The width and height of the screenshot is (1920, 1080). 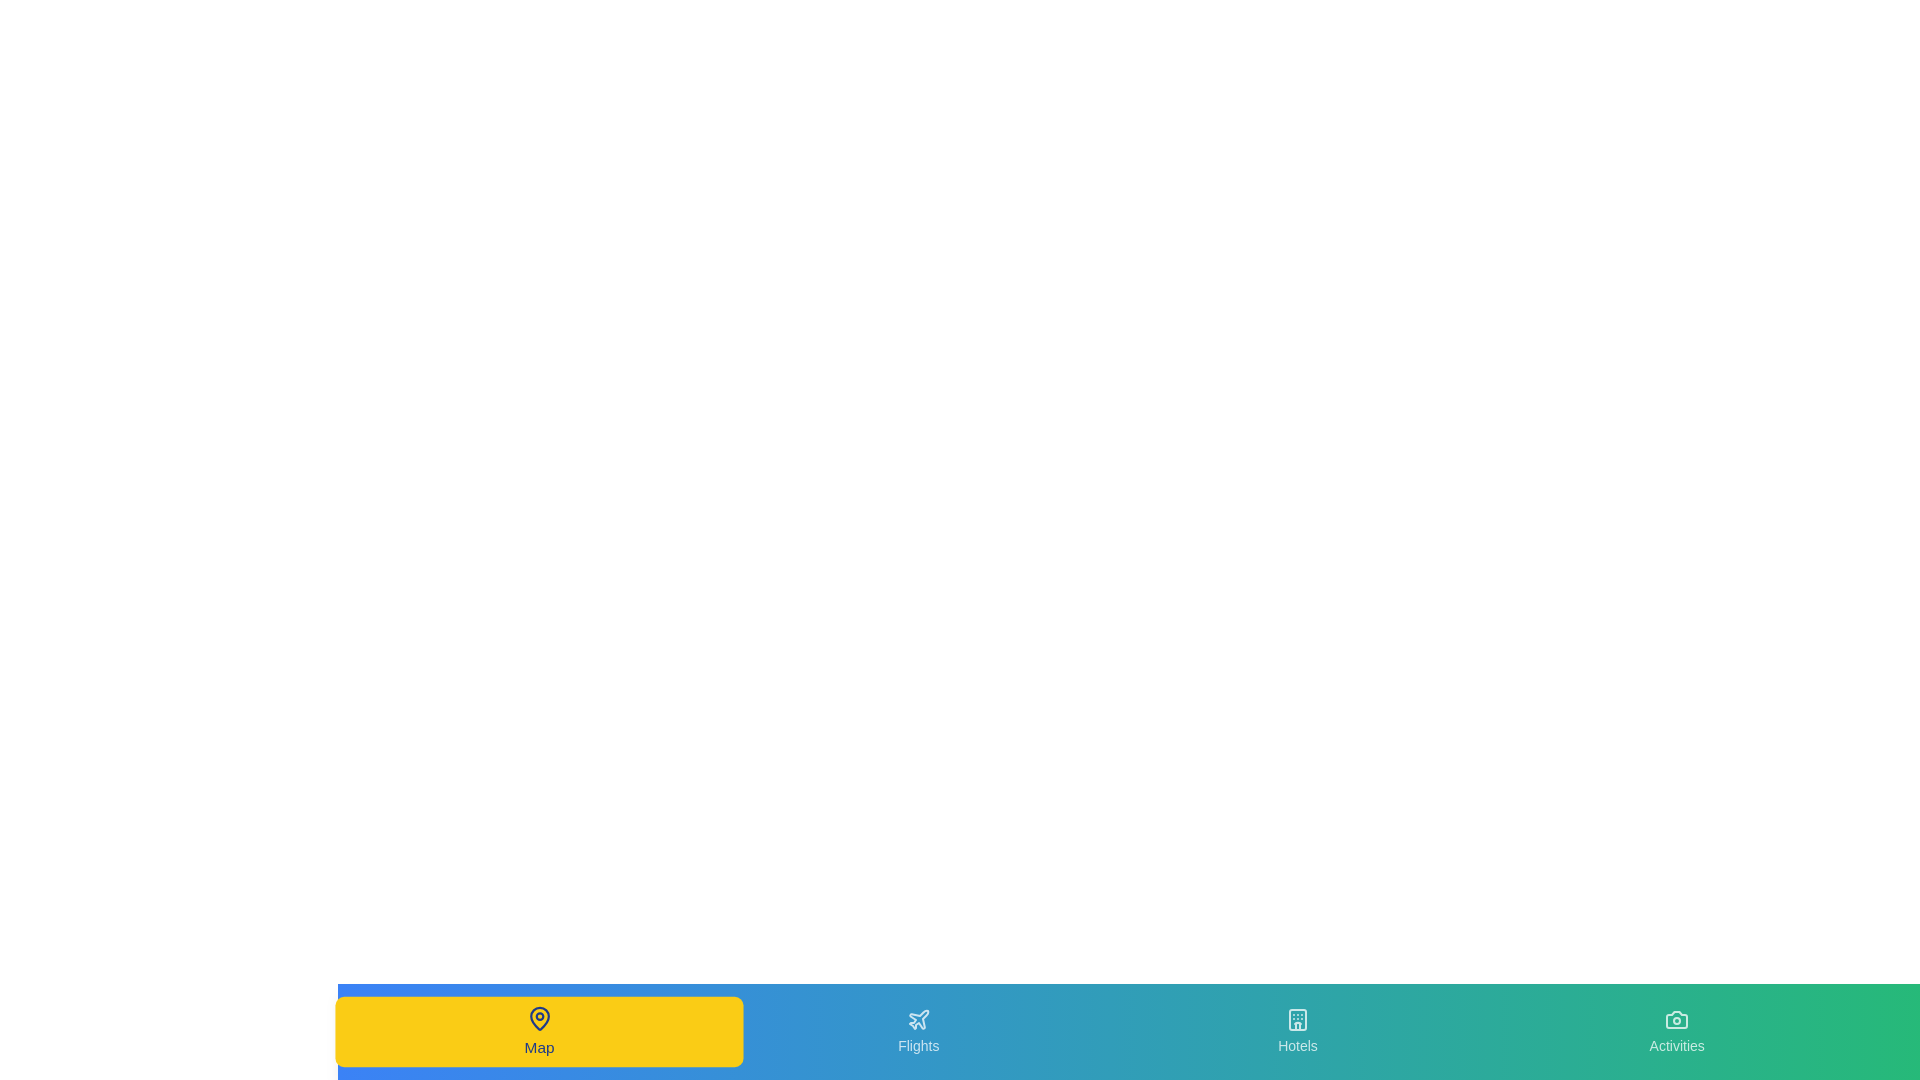 I want to click on the Activities navigation tab to change the view, so click(x=1677, y=1032).